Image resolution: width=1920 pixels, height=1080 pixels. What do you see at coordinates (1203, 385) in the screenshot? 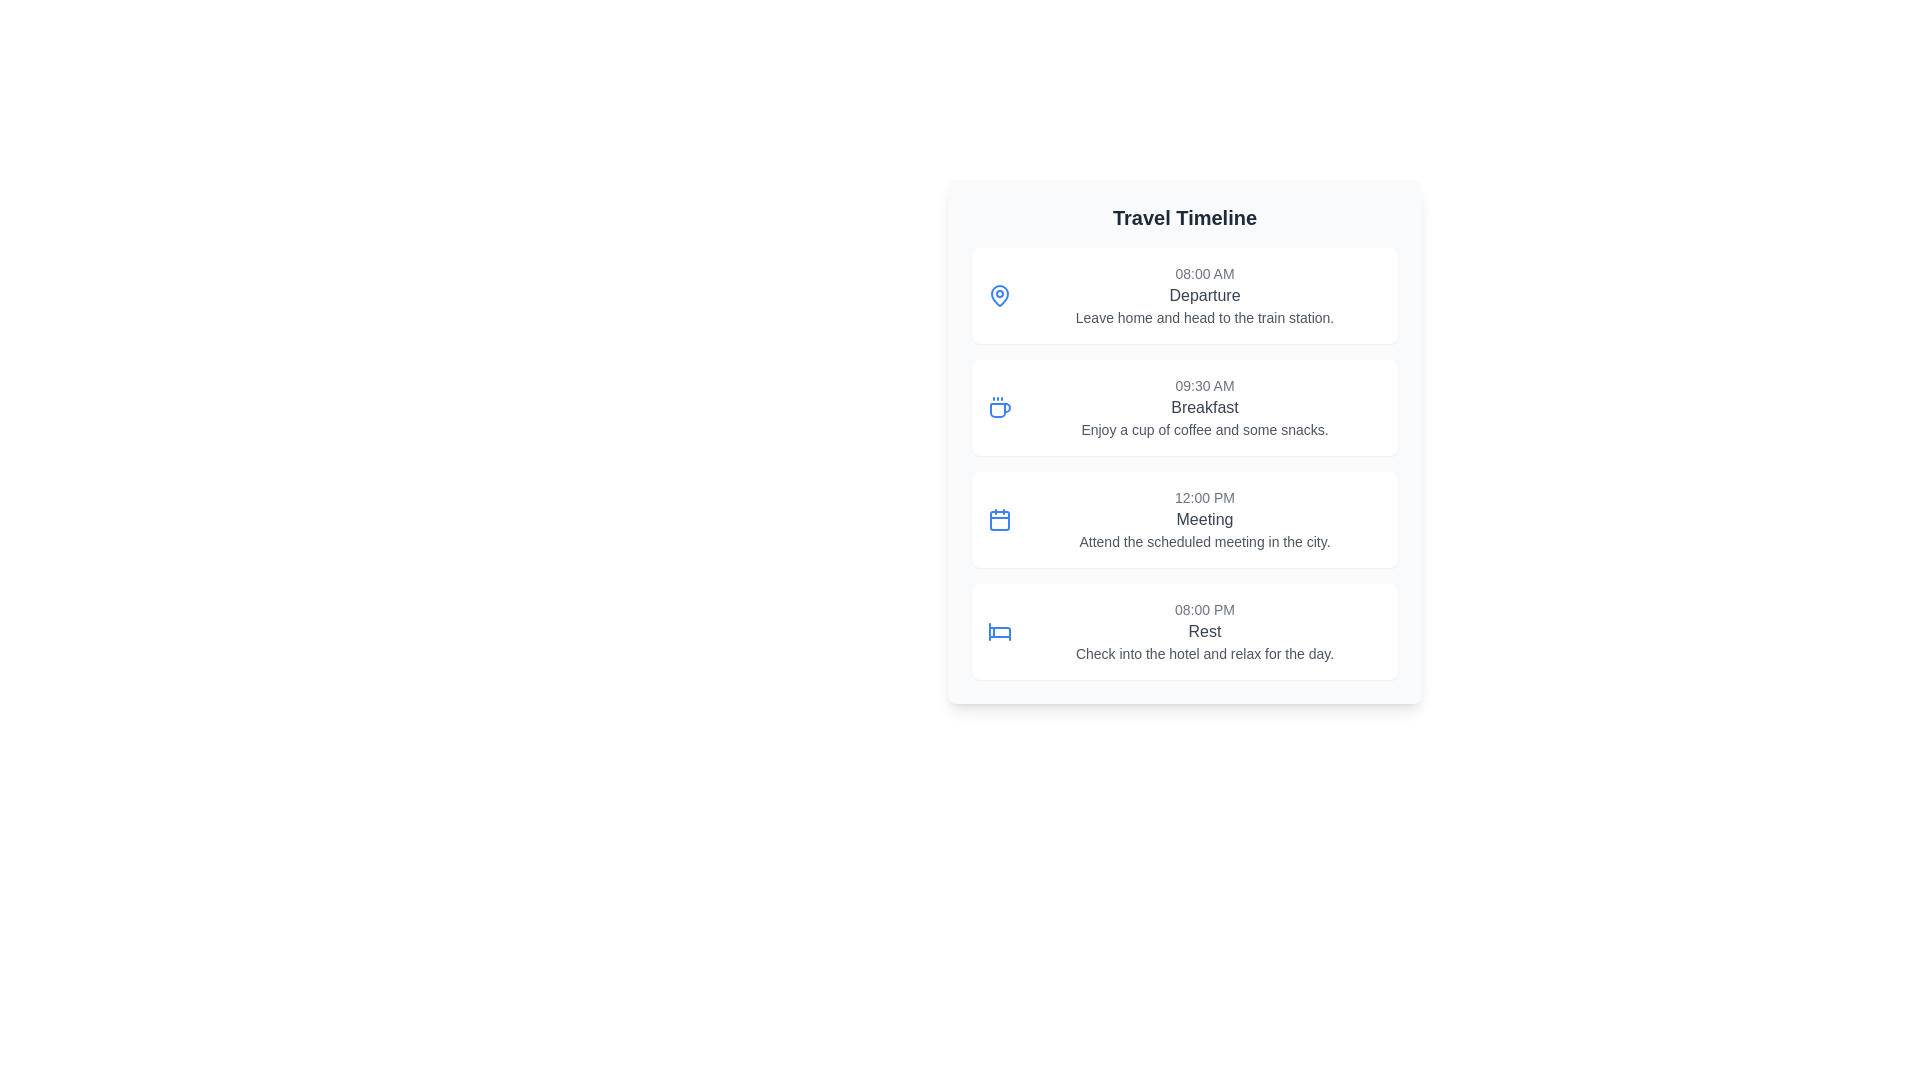
I see `text '09:30 AM' which is displayed in small, gray-styled typography above the event title 'Breakfast' in the timeline interface` at bounding box center [1203, 385].